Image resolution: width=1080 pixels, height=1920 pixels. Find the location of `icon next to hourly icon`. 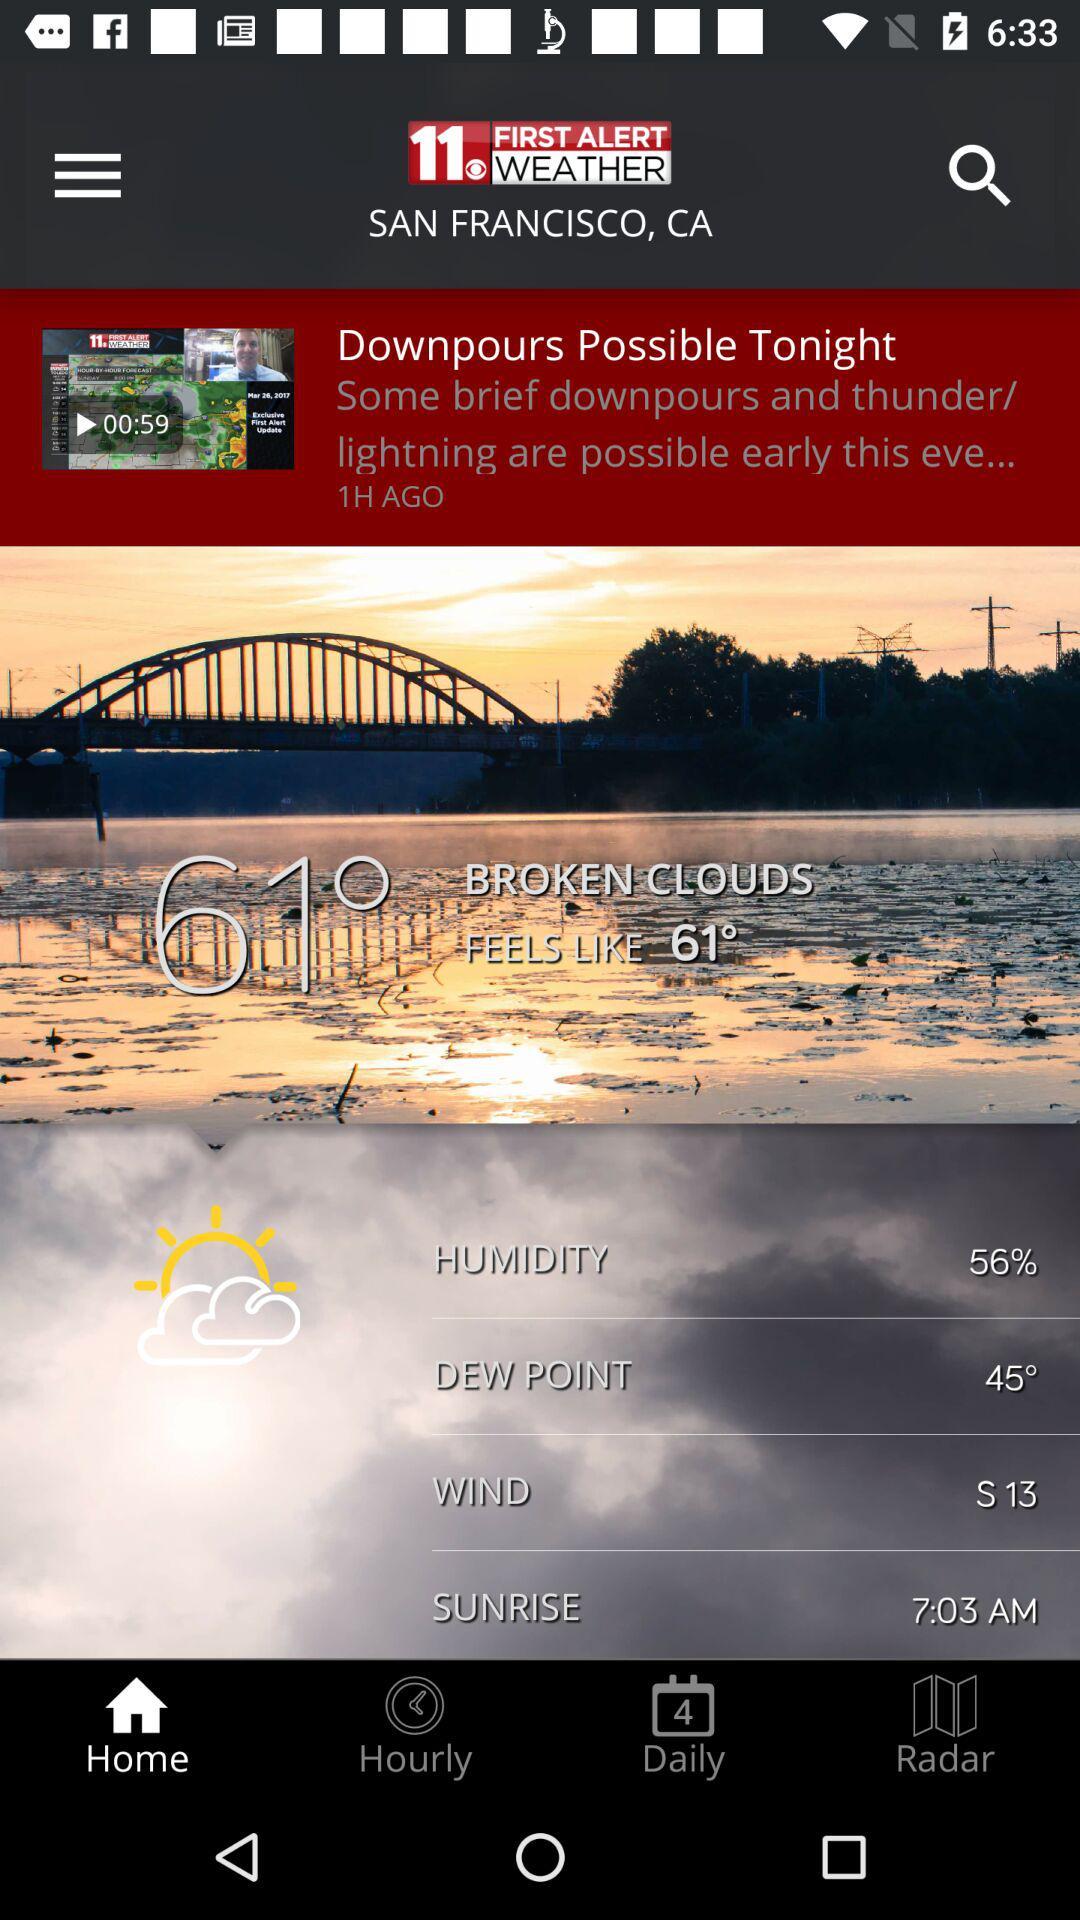

icon next to hourly icon is located at coordinates (135, 1726).